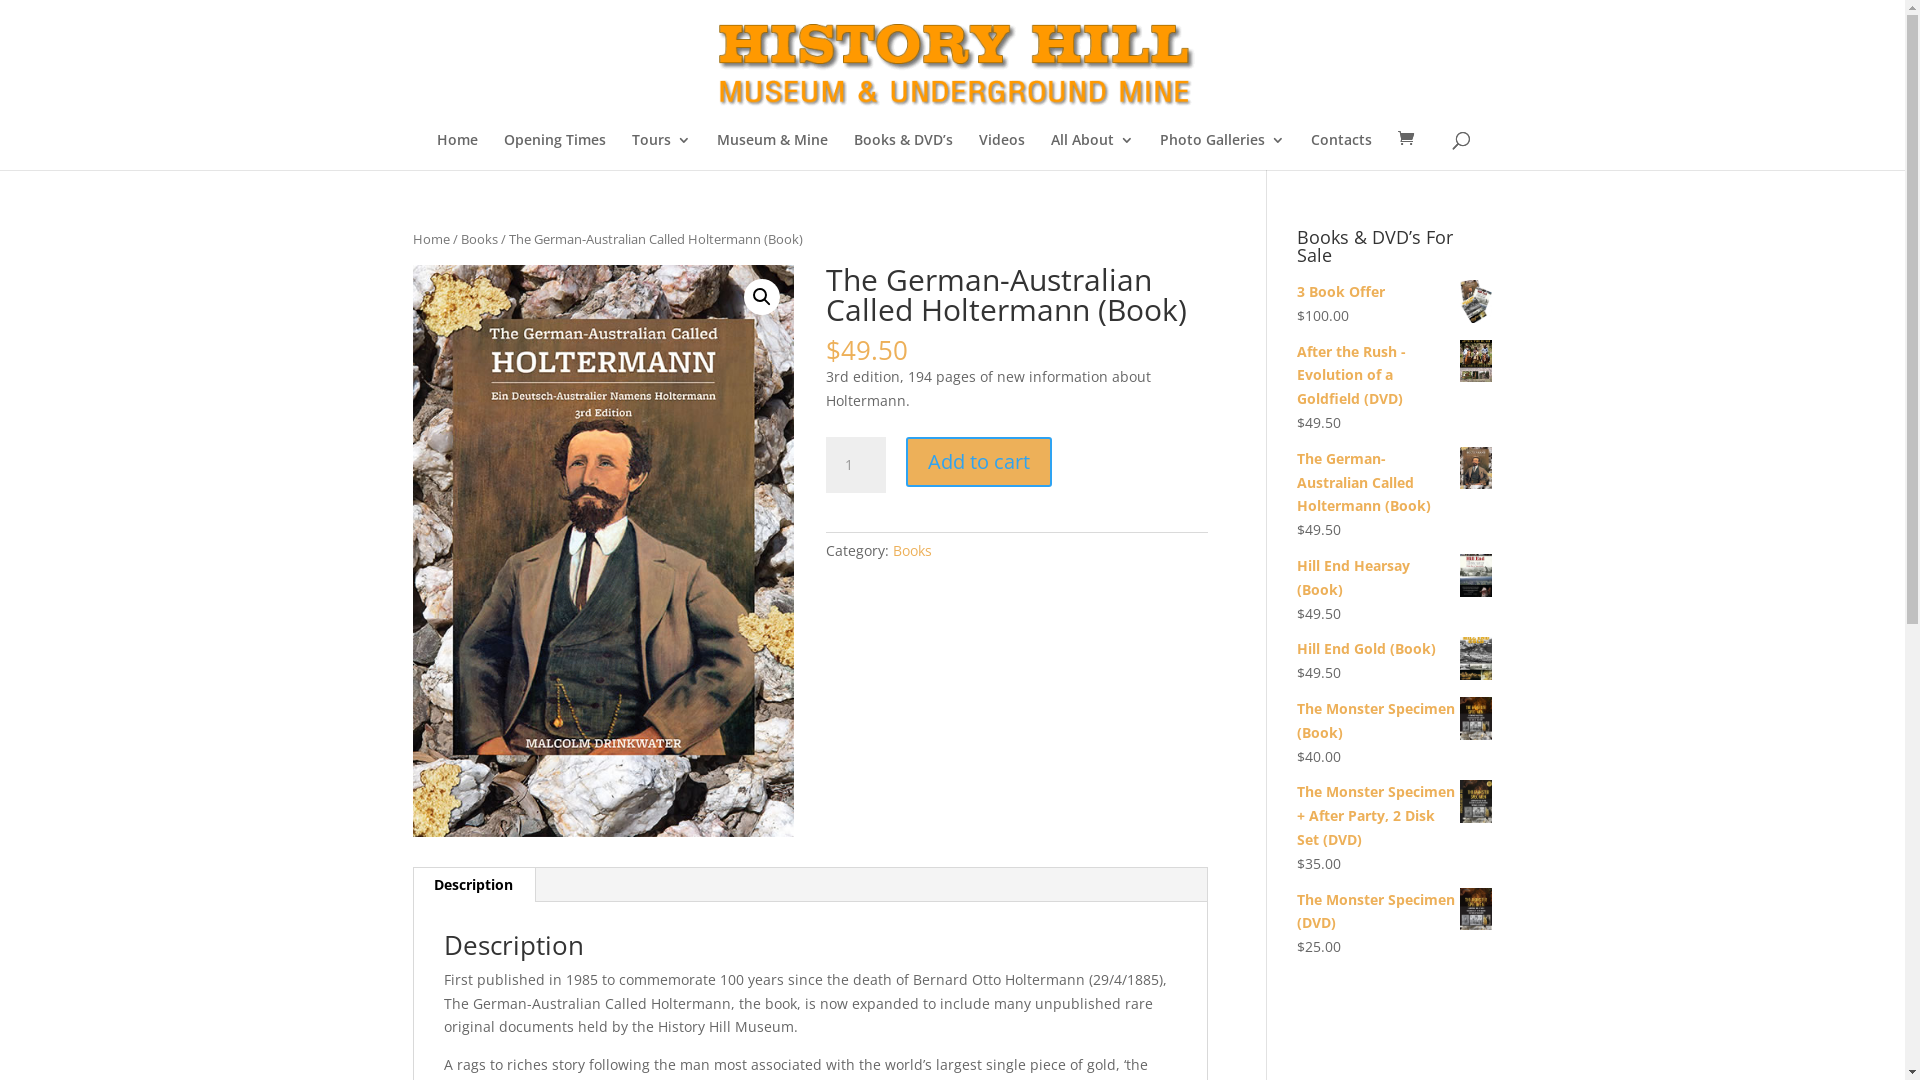 This screenshot has height=1080, width=1920. Describe the element at coordinates (771, 150) in the screenshot. I see `'Museum & Mine'` at that location.